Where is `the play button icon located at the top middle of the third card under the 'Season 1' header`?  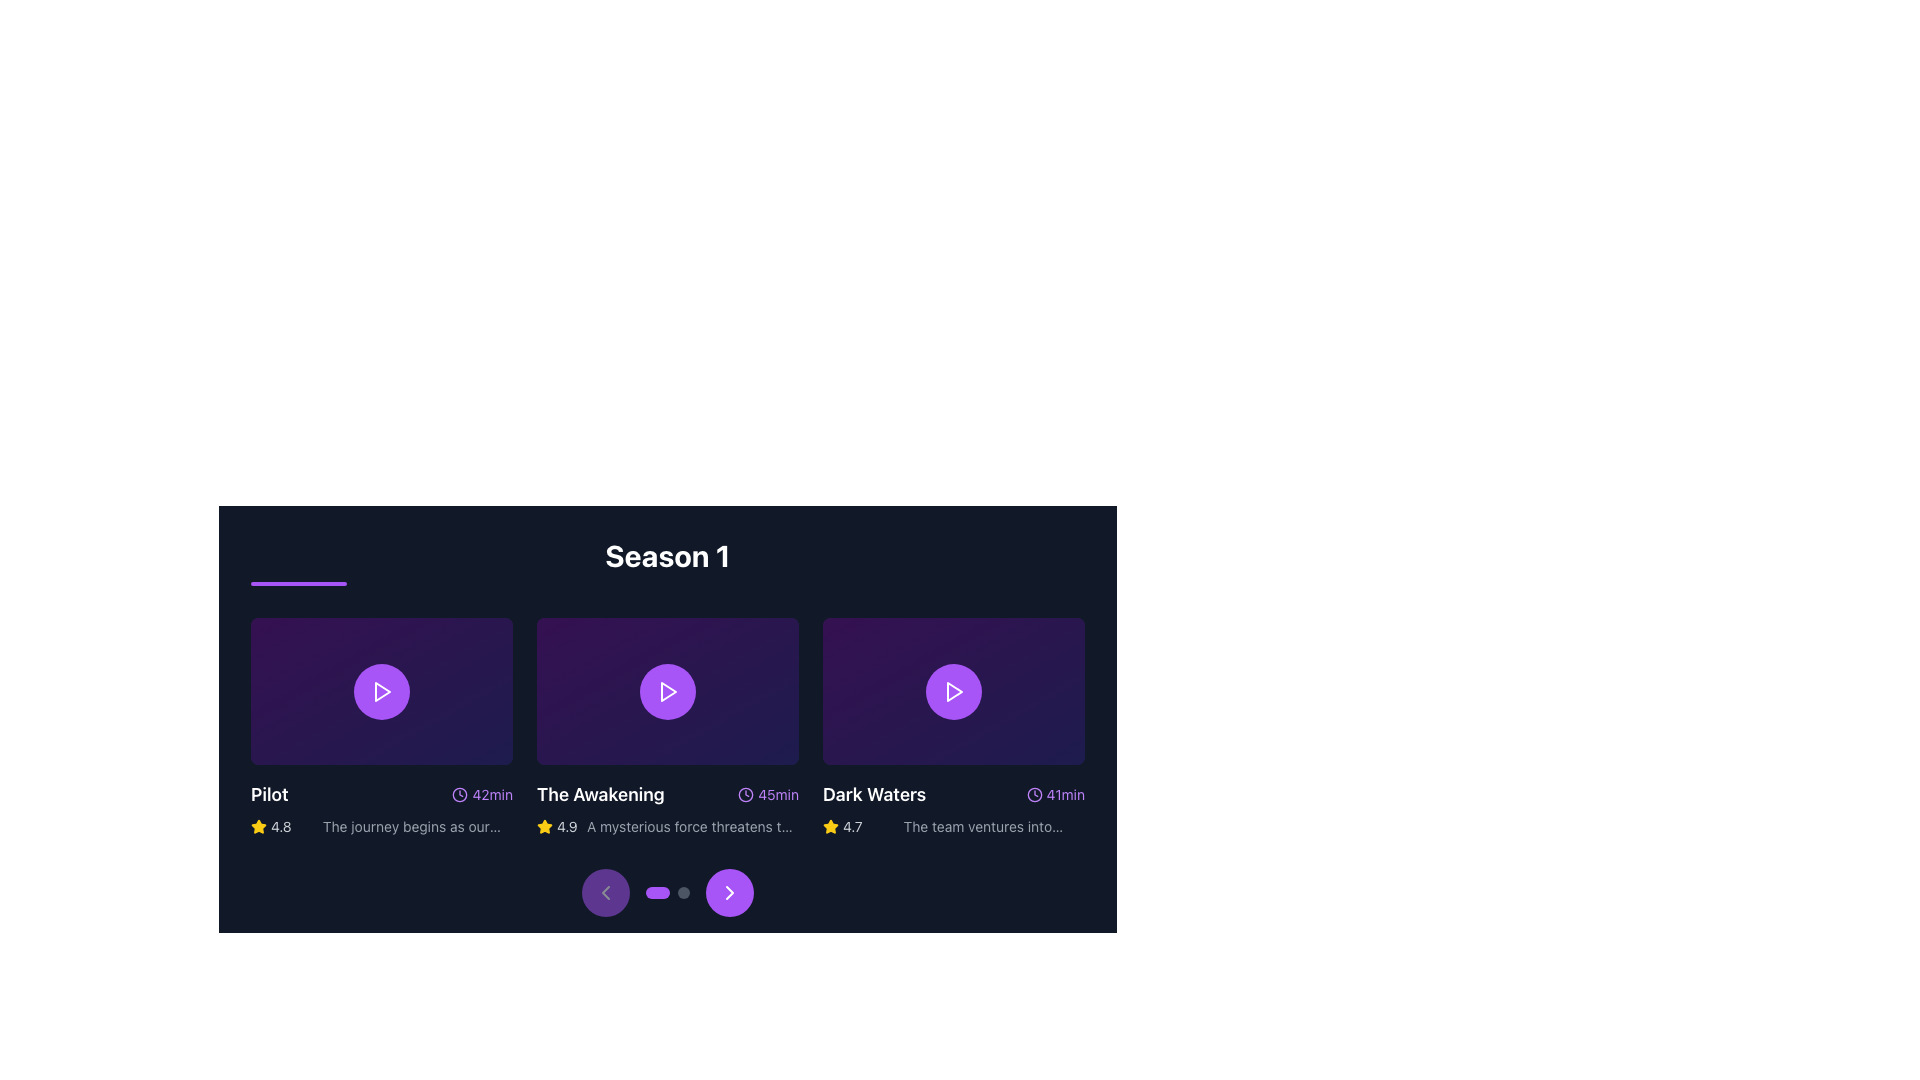
the play button icon located at the top middle of the third card under the 'Season 1' header is located at coordinates (953, 689).